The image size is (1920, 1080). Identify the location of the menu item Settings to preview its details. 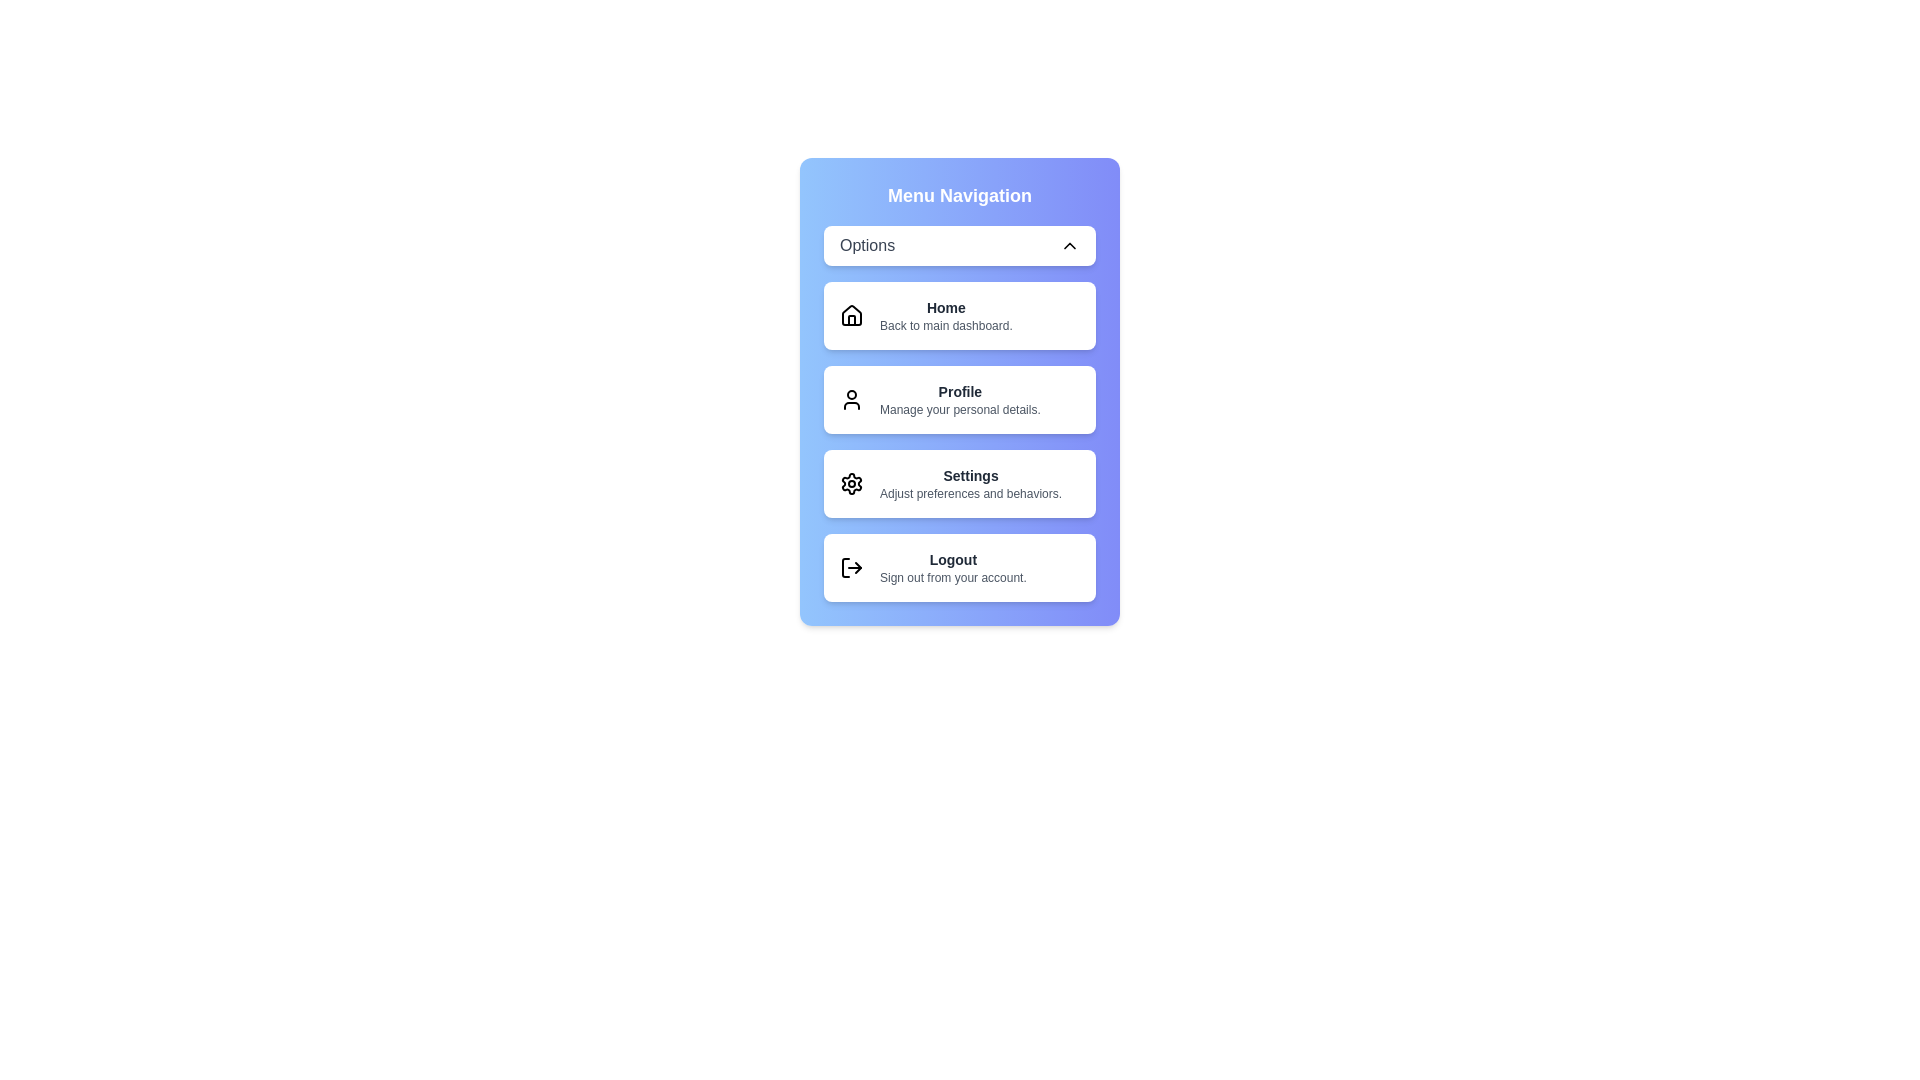
(960, 483).